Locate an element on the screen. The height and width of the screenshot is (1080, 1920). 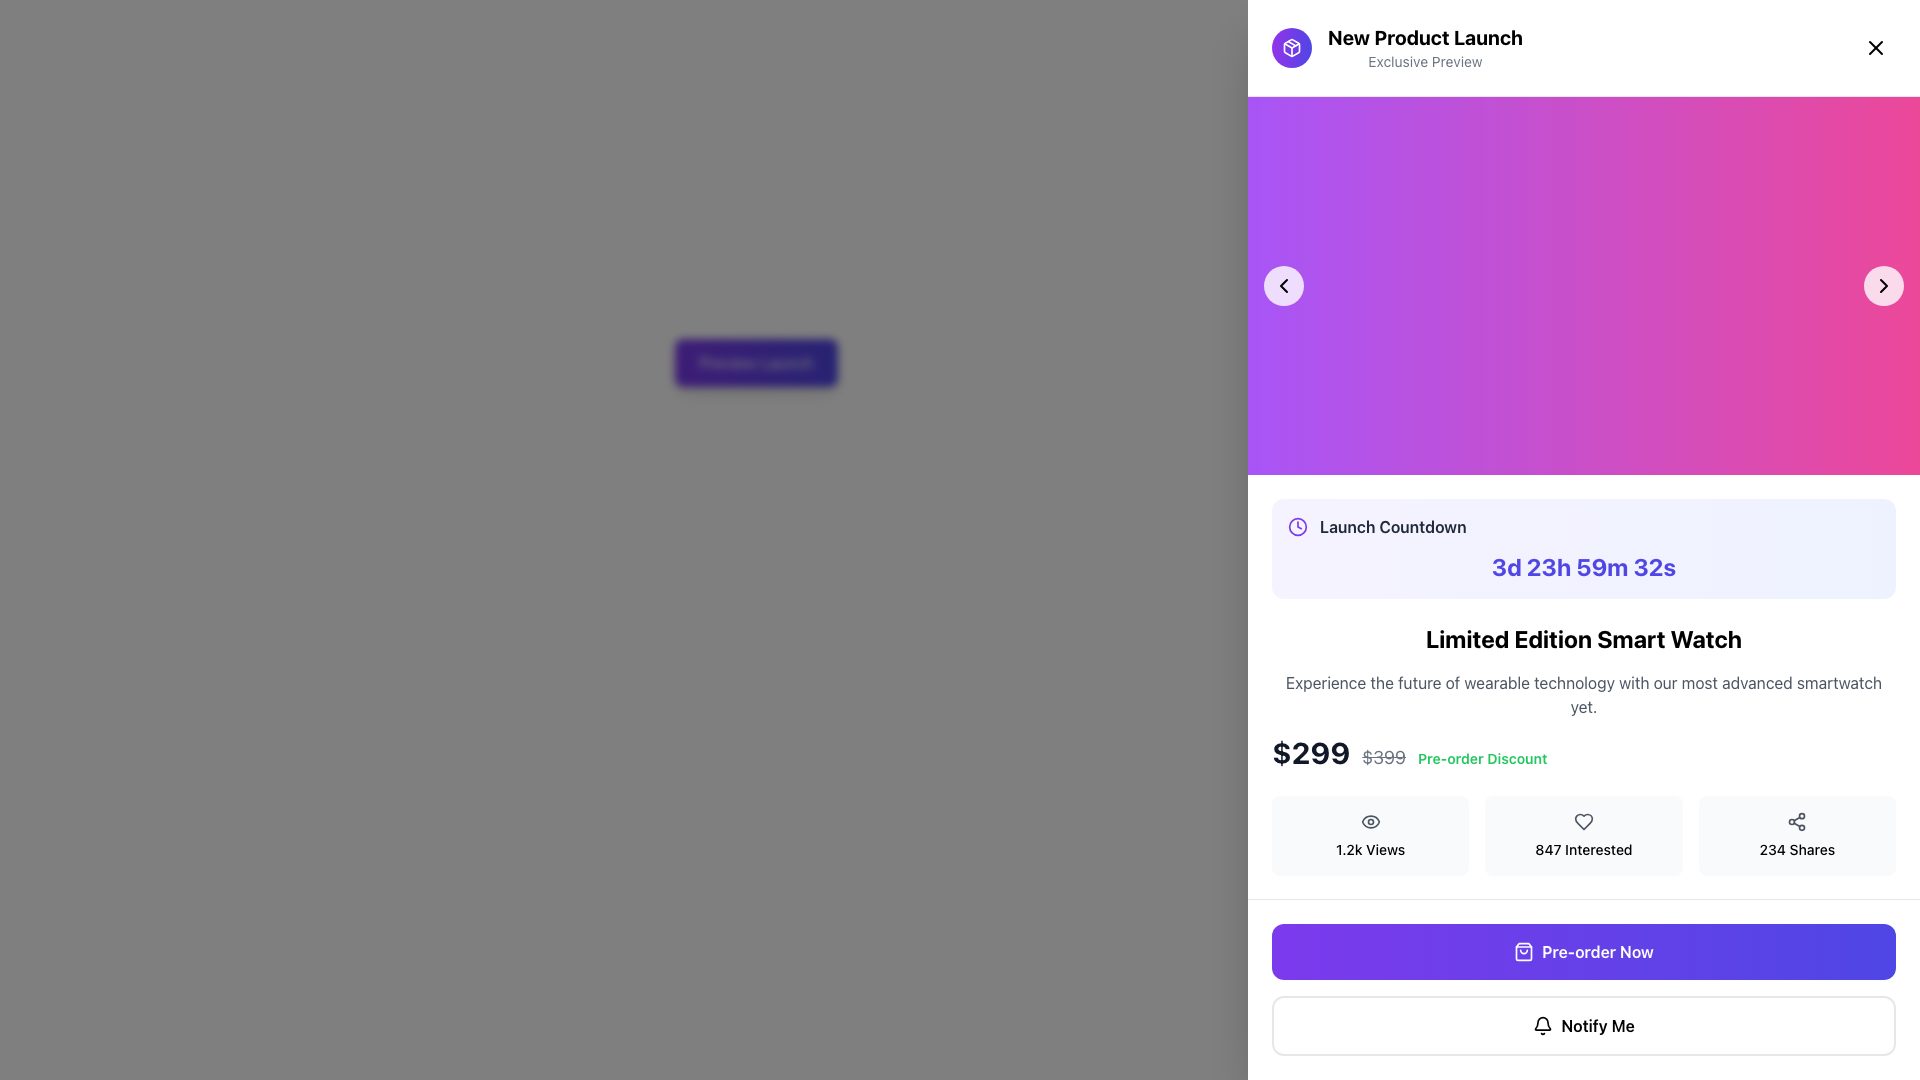
the total number of shares display located in the right-aligned card below the product description and above the 'Pre-order Now' button is located at coordinates (1797, 849).